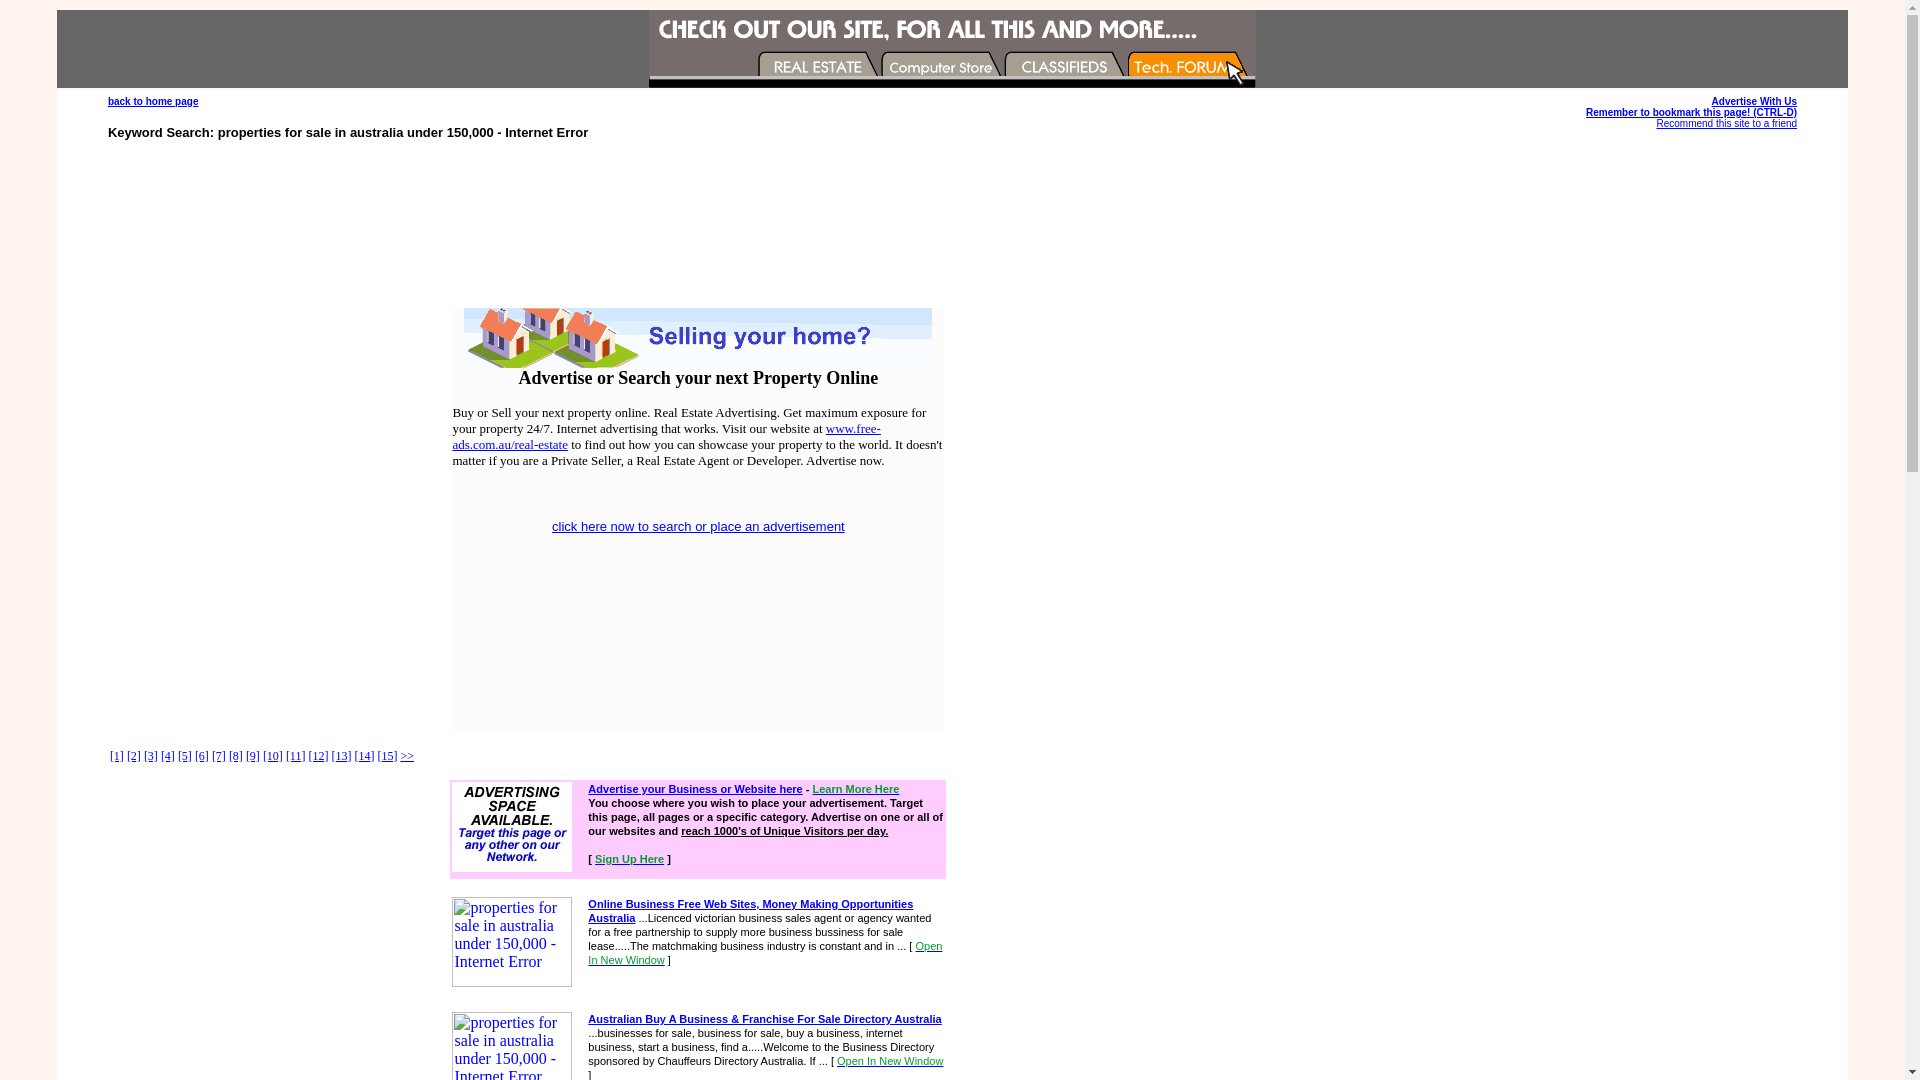  Describe the element at coordinates (666, 435) in the screenshot. I see `'www.free-ads.com.au/real-estate'` at that location.